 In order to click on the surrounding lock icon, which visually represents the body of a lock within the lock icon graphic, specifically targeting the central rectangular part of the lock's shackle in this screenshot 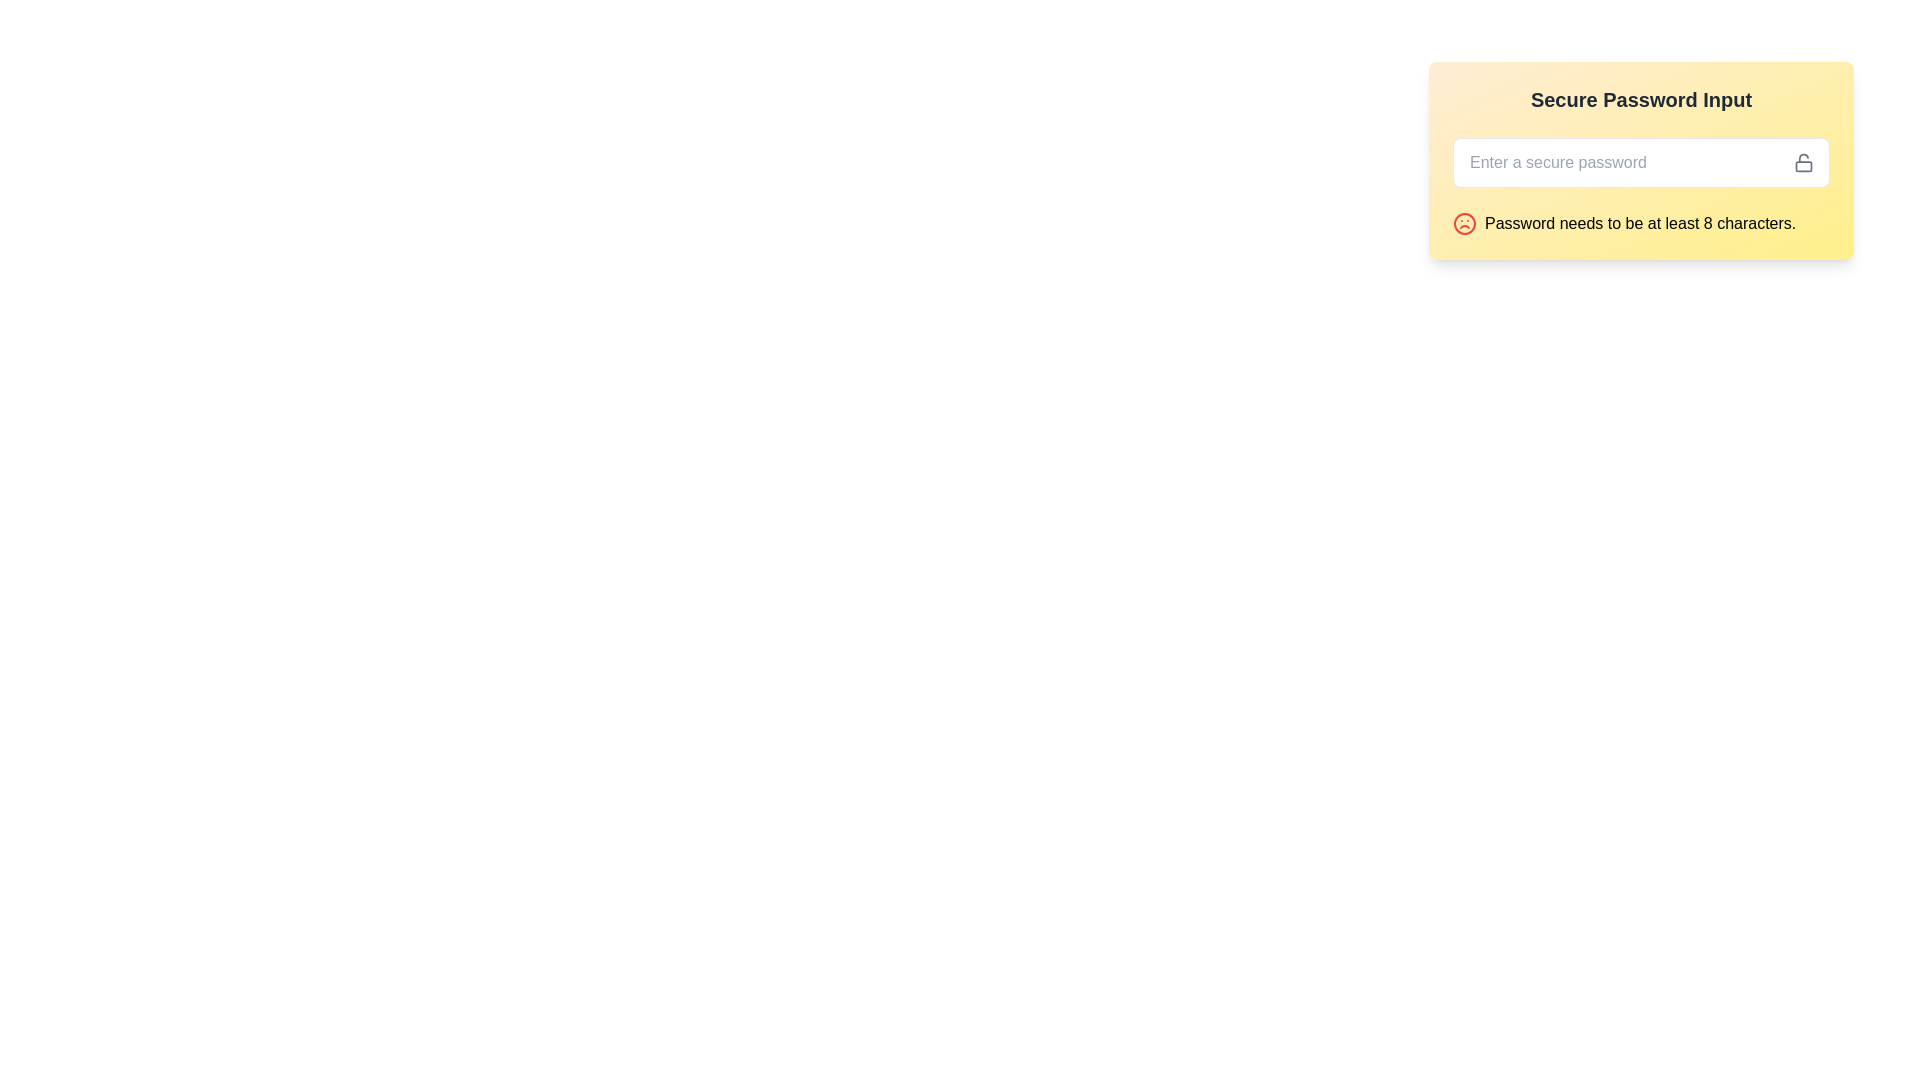, I will do `click(1804, 165)`.